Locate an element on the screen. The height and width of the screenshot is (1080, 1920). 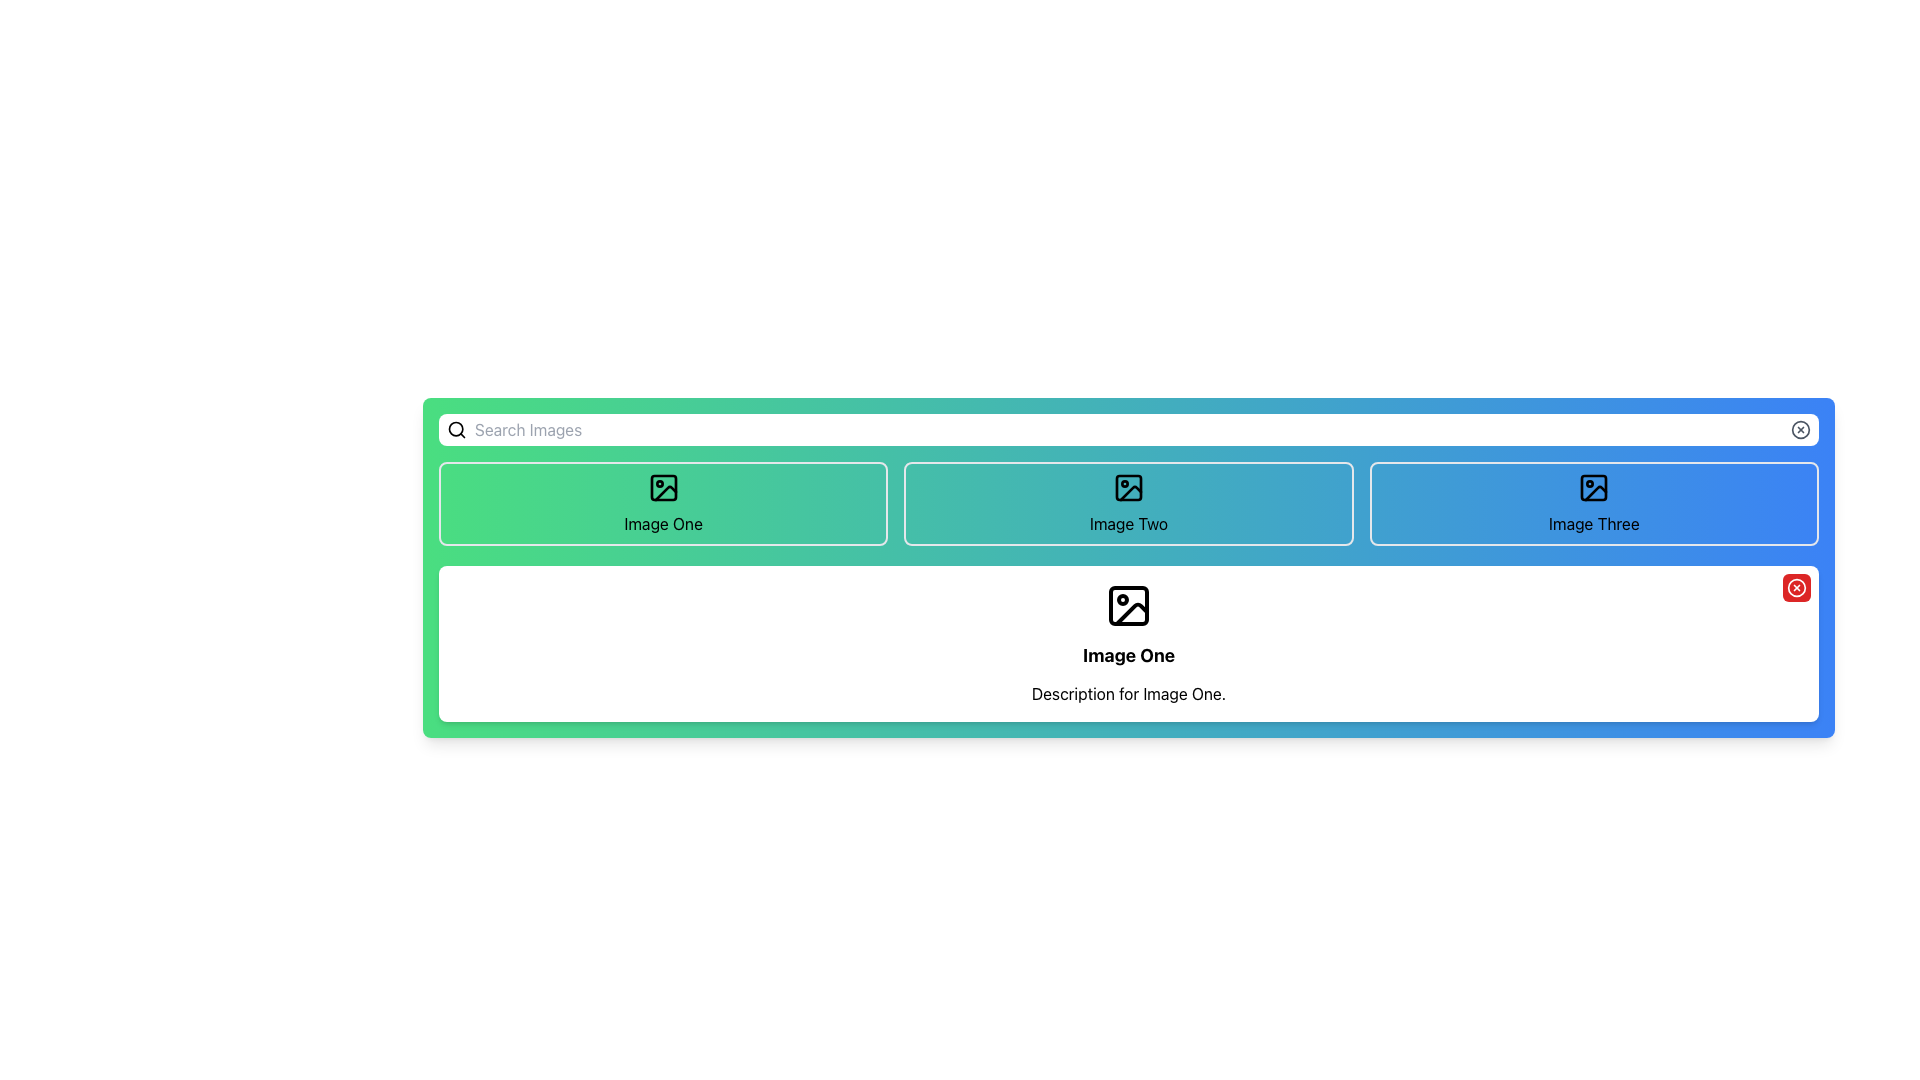
the triangular graphical icon located at the bottom-right of the square bounding box within the grid arrangement is located at coordinates (665, 493).